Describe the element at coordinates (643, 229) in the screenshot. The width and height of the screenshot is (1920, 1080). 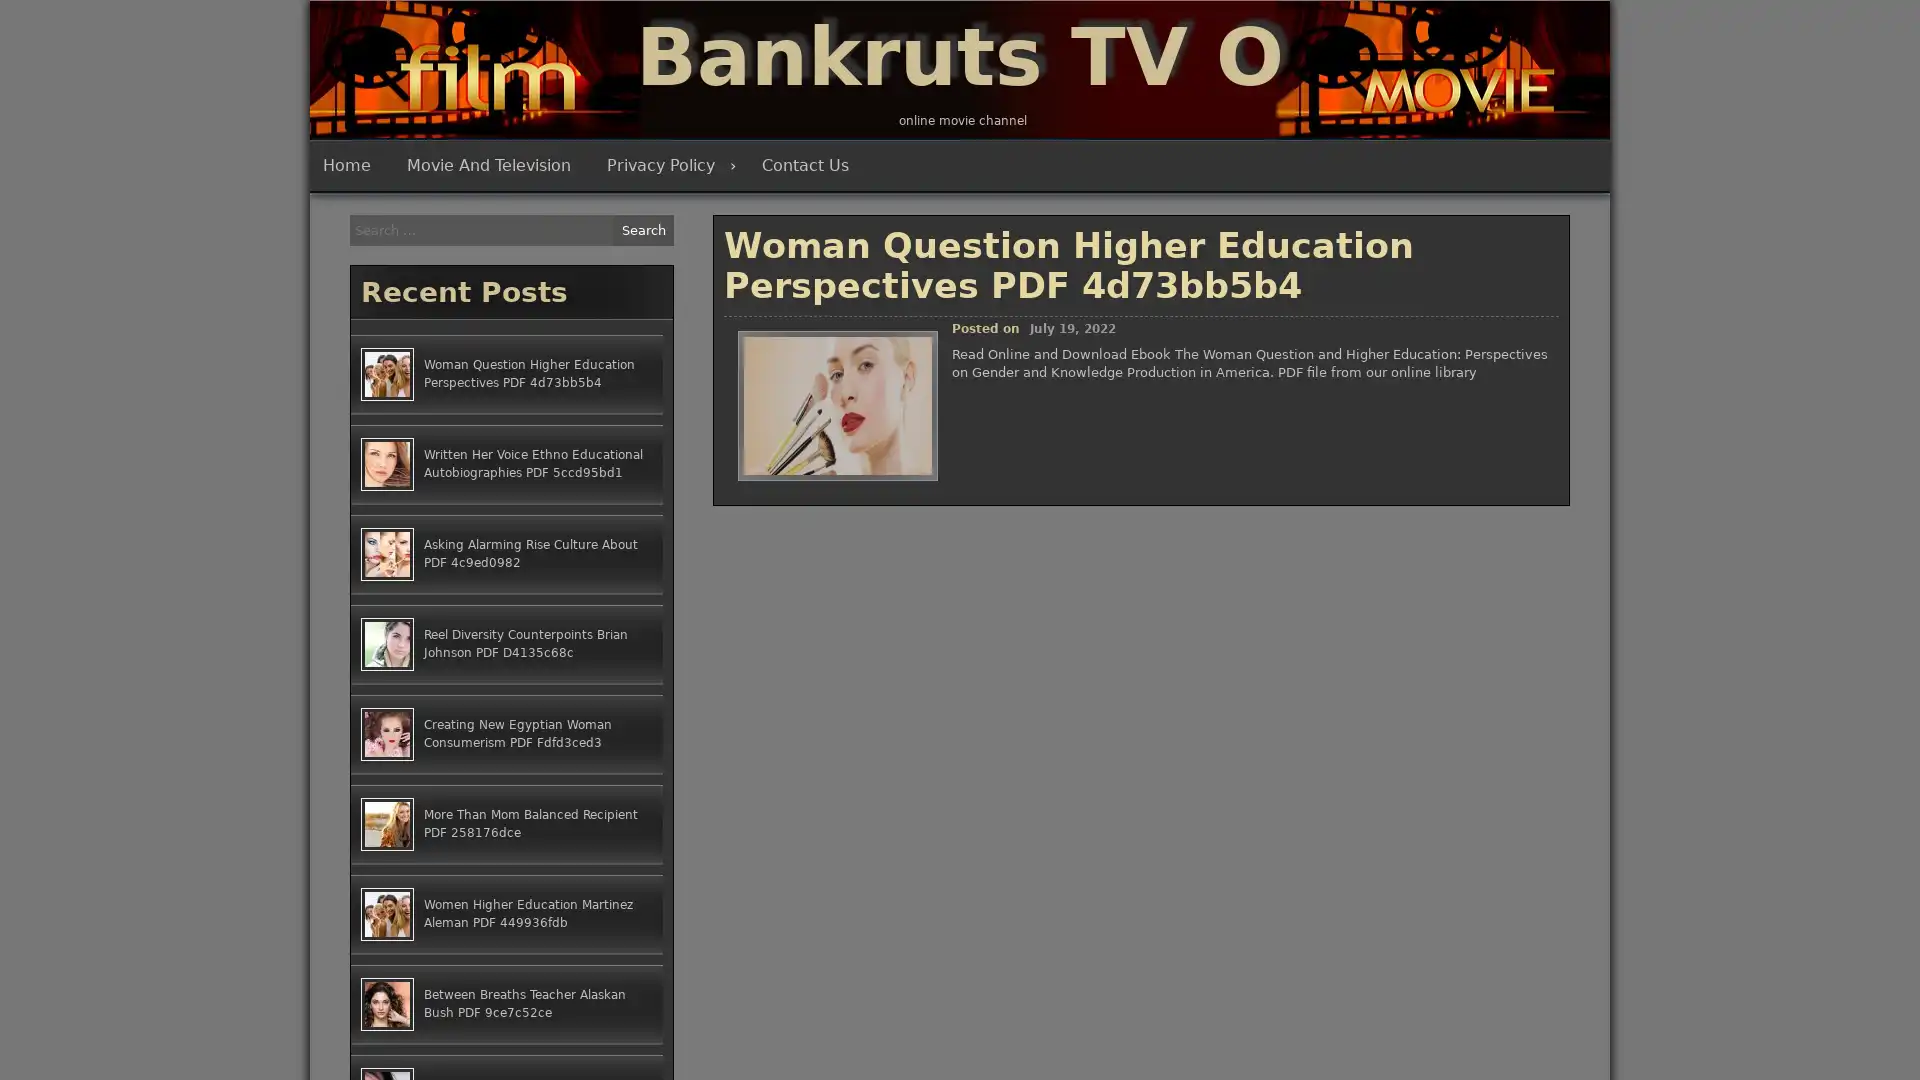
I see `Search` at that location.